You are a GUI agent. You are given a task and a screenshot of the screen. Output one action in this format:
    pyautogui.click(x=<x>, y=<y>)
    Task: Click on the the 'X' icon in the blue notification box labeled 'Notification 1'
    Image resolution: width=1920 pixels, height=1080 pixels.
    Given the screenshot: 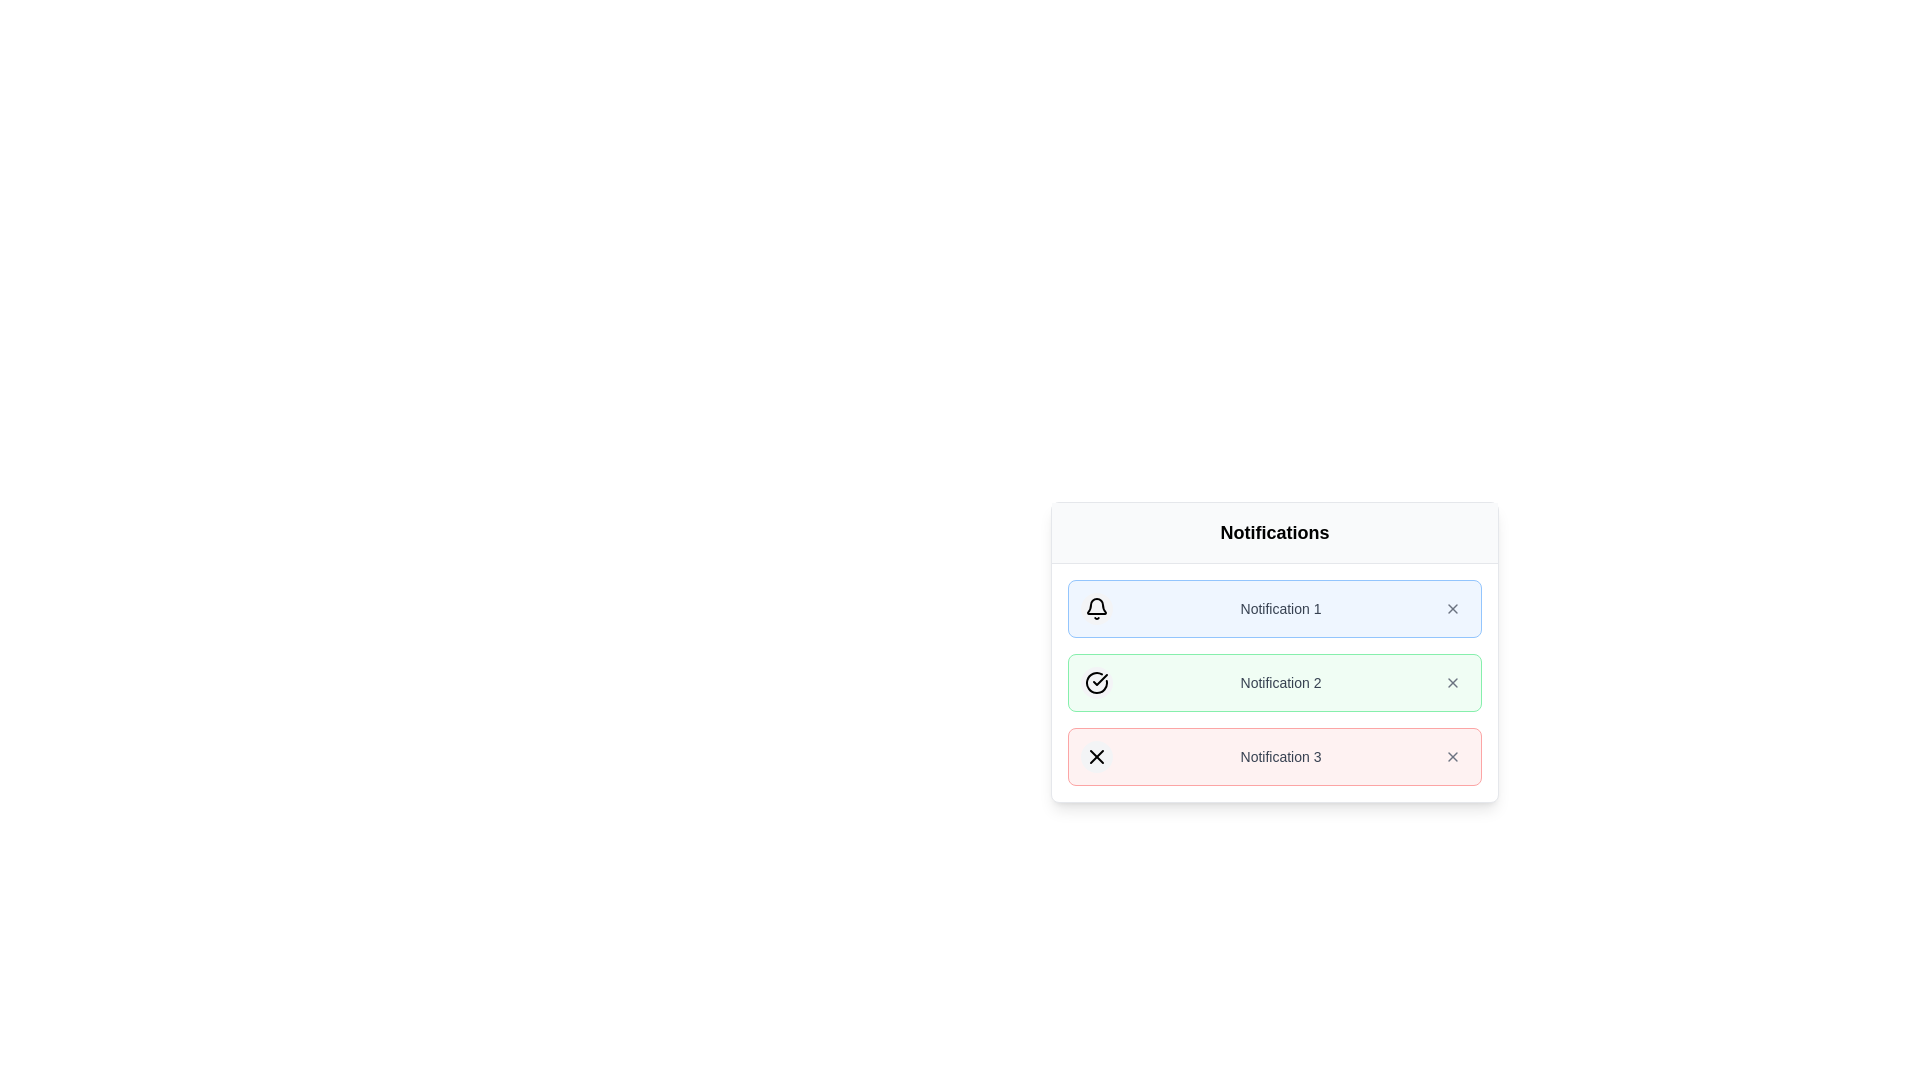 What is the action you would take?
    pyautogui.click(x=1453, y=608)
    